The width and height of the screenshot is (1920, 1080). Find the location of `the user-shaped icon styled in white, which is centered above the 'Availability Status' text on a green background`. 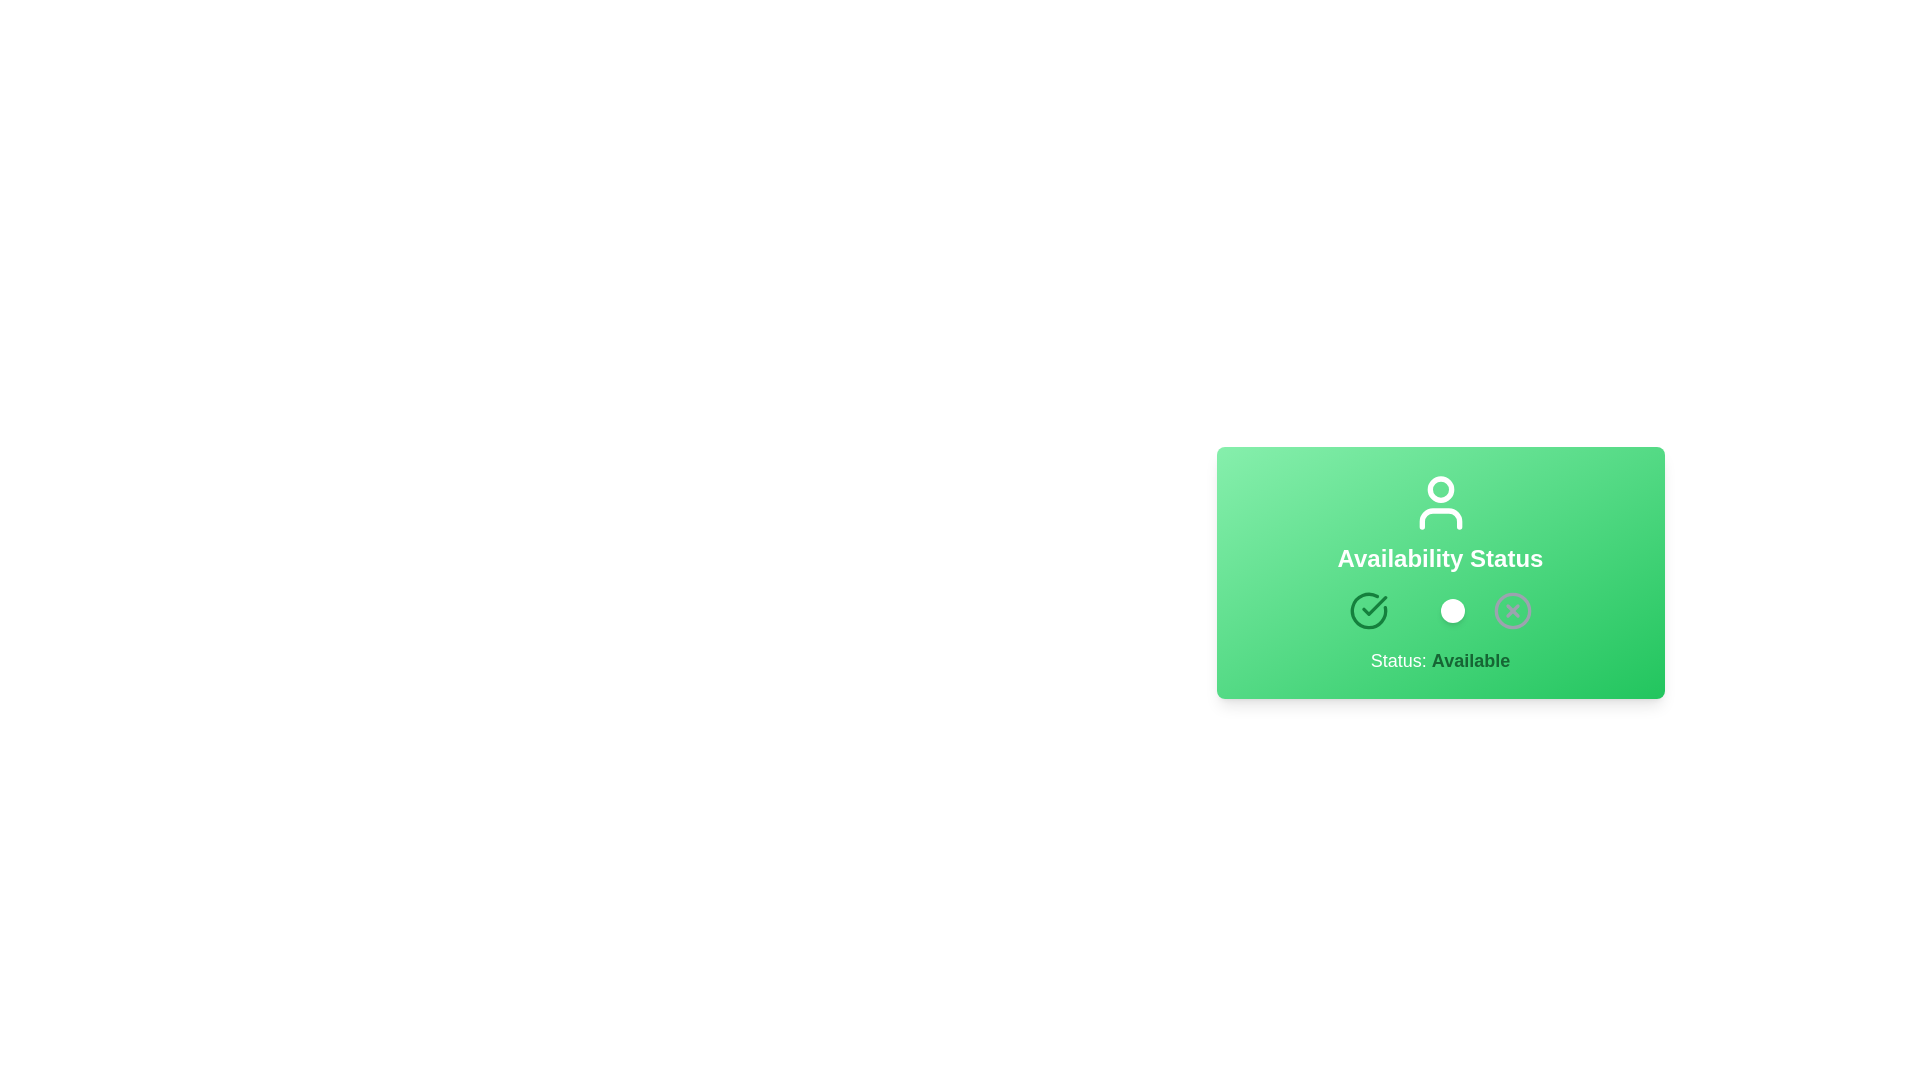

the user-shaped icon styled in white, which is centered above the 'Availability Status' text on a green background is located at coordinates (1440, 501).